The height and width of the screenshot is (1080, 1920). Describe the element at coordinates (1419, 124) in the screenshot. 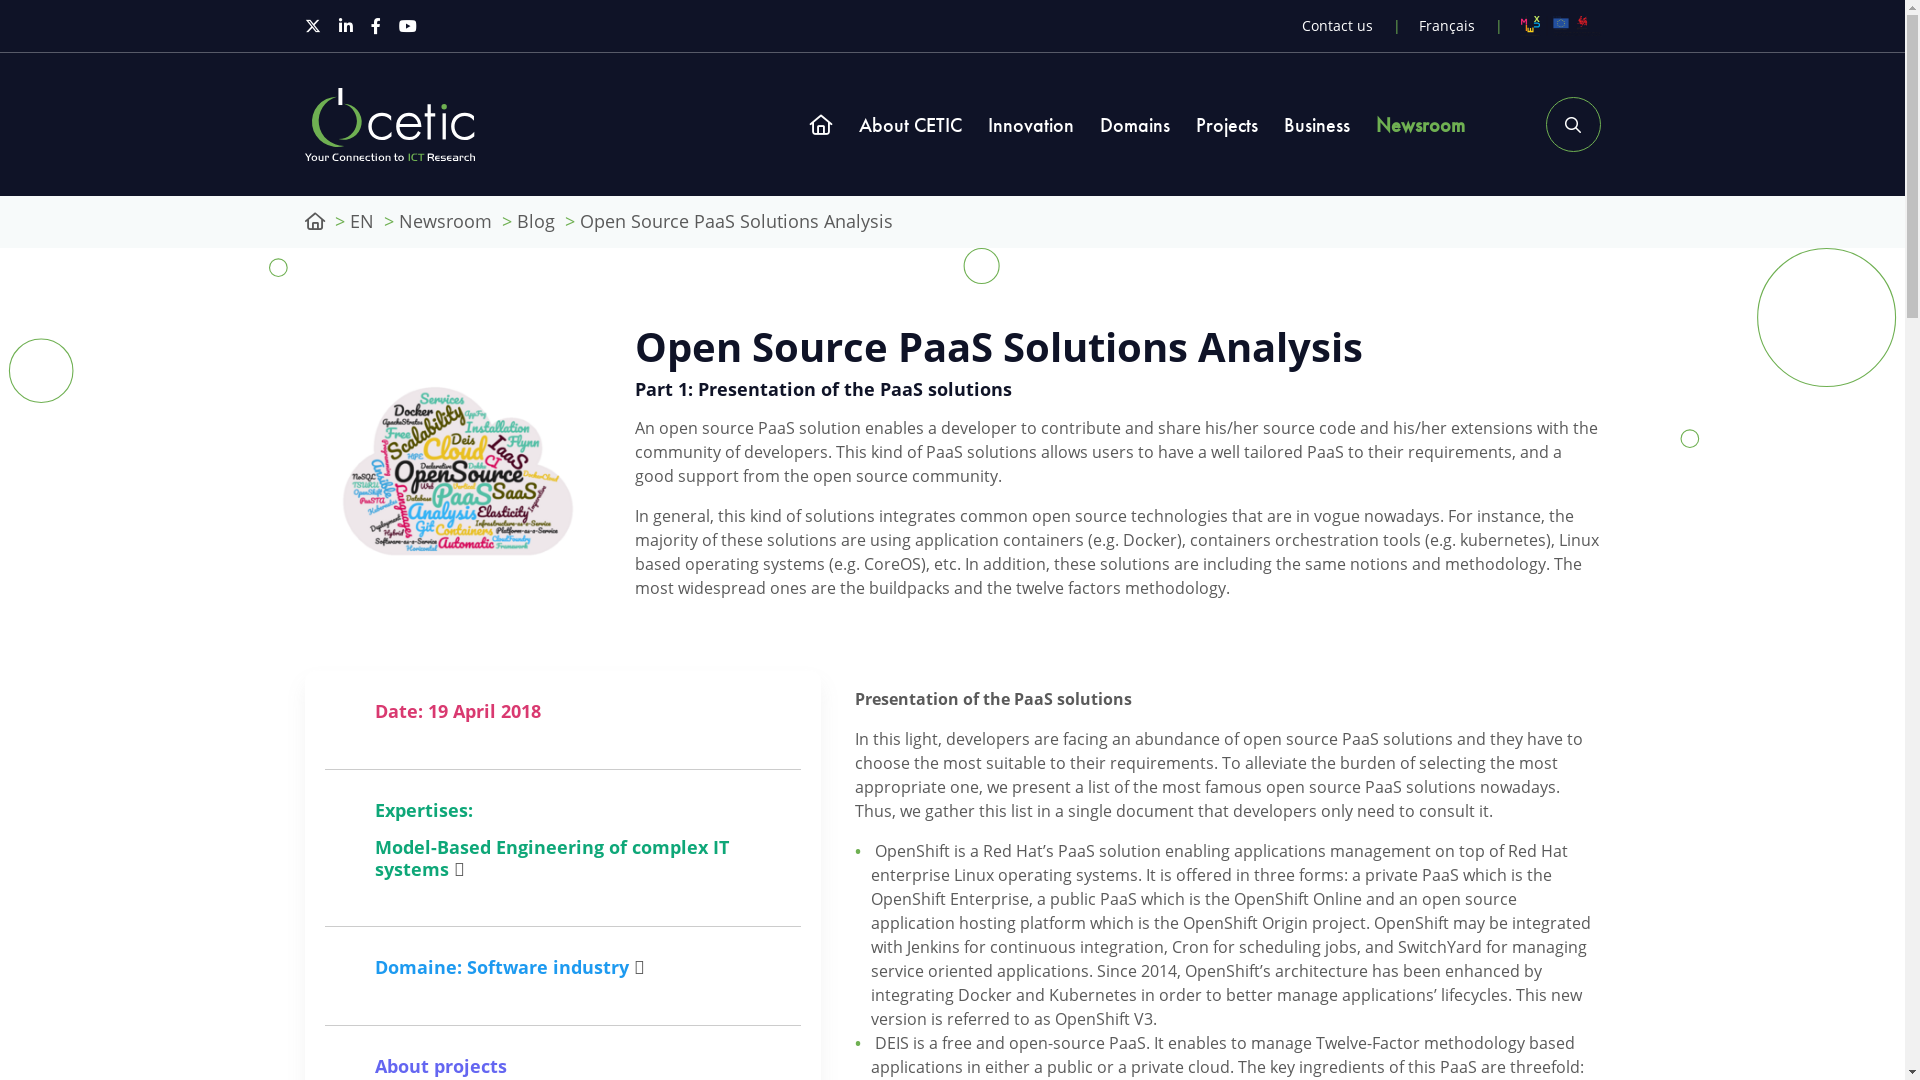

I see `'Newsroom'` at that location.